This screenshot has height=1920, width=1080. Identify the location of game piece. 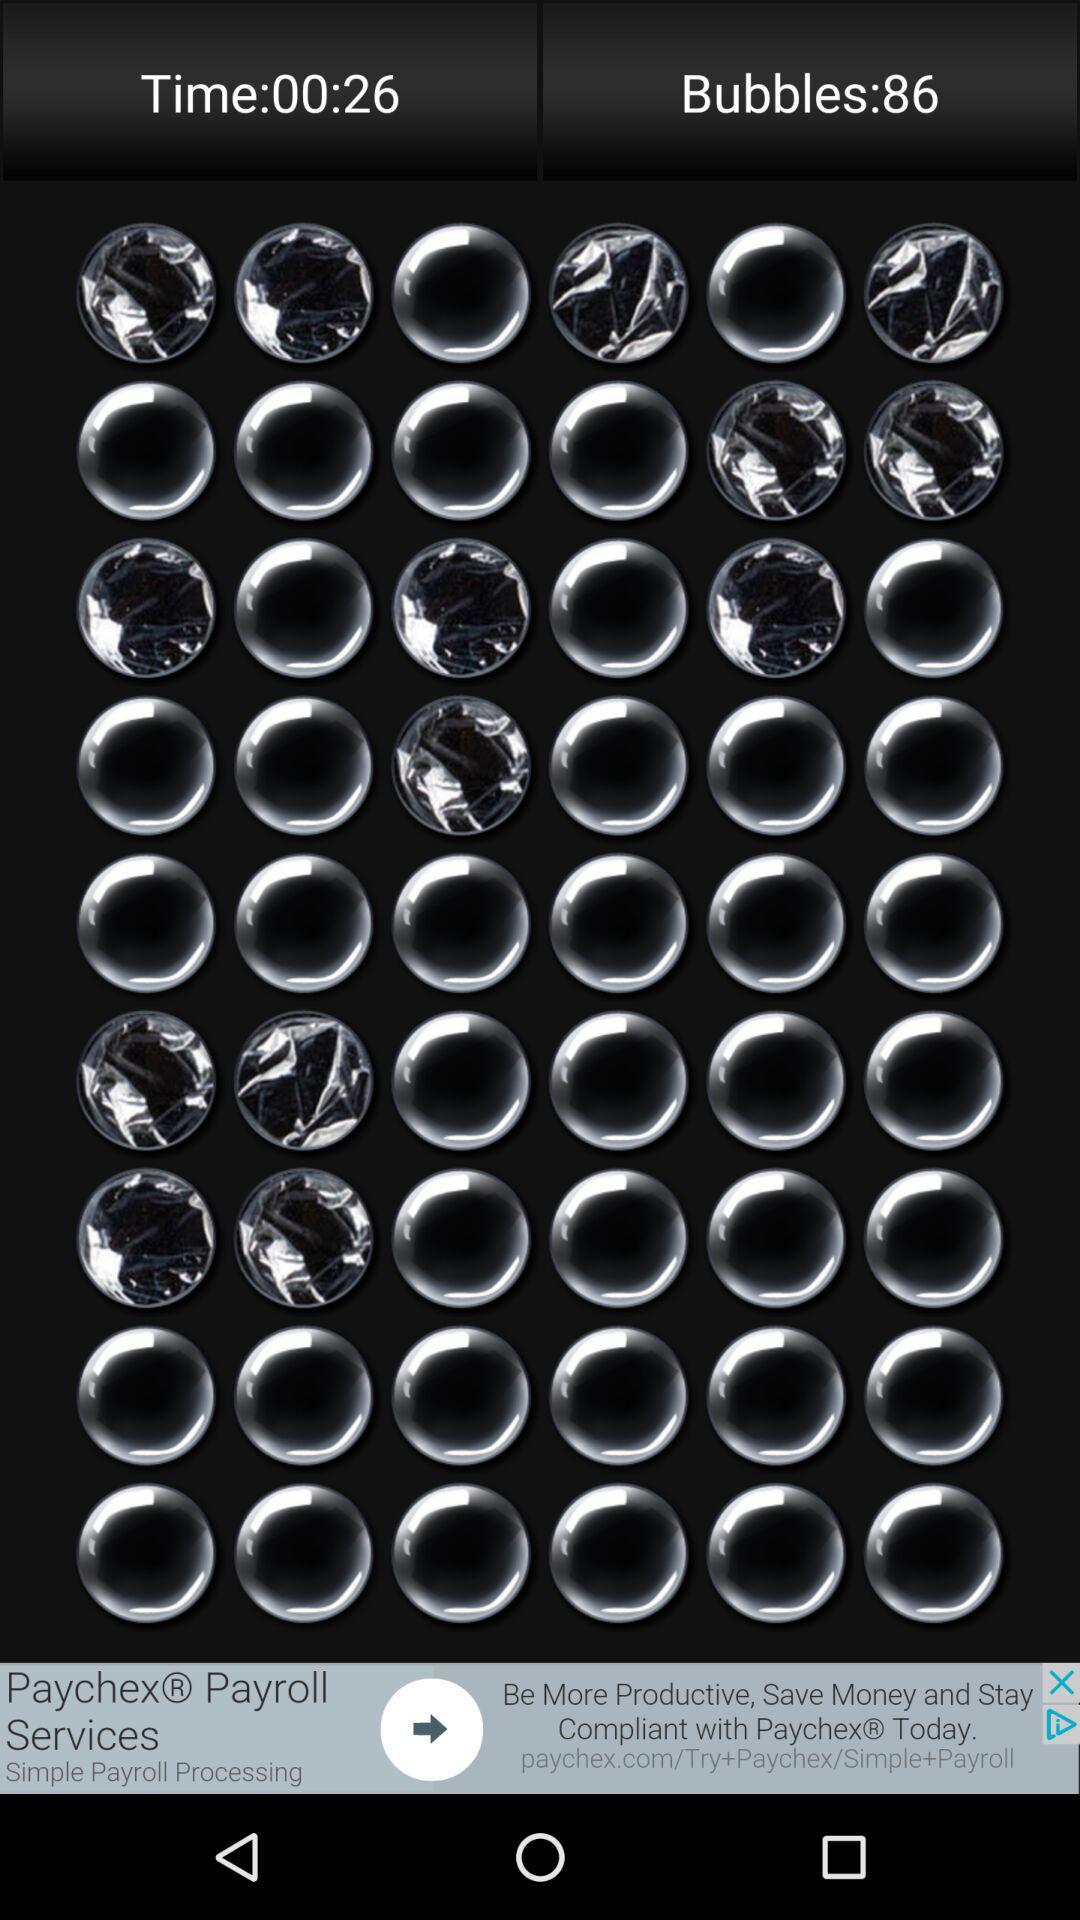
(775, 764).